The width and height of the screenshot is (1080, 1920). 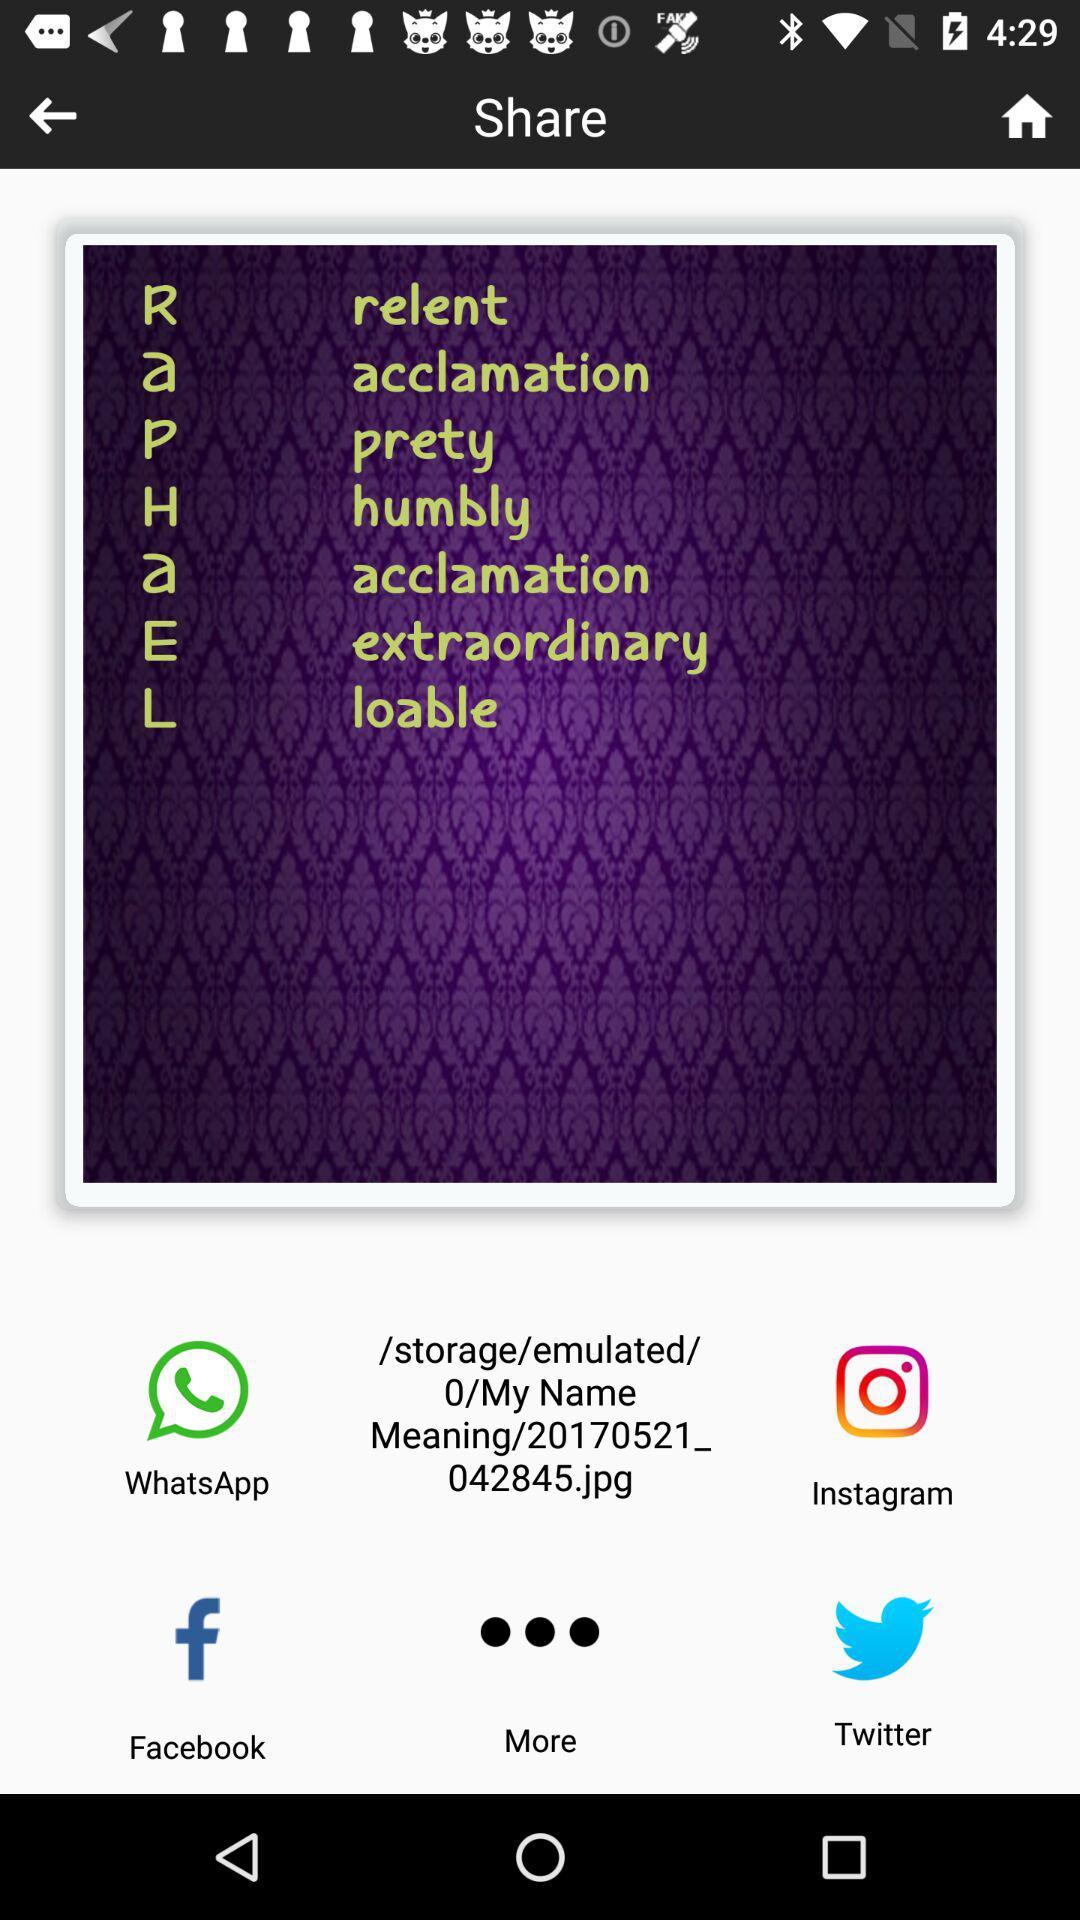 I want to click on the icon above the whatsapp item, so click(x=197, y=1390).